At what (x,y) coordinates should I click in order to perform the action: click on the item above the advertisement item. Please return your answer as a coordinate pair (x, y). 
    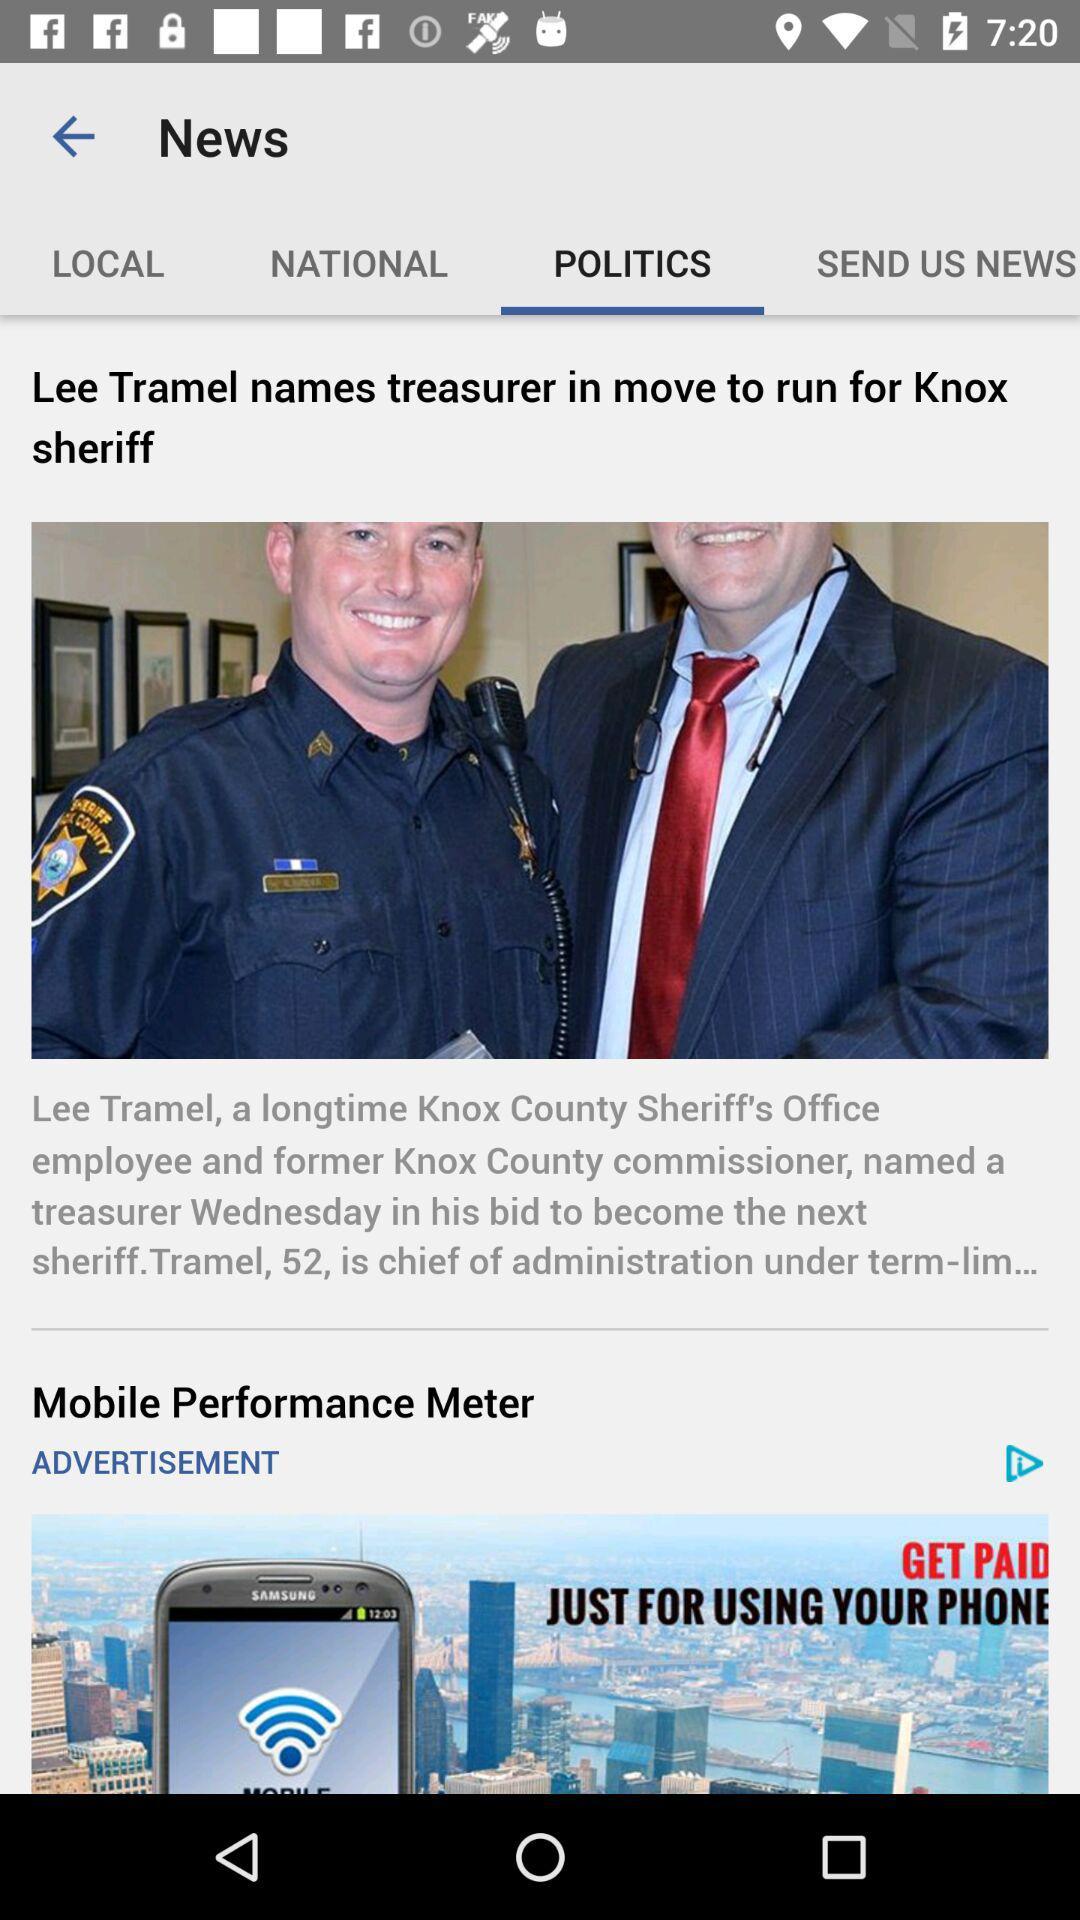
    Looking at the image, I should click on (540, 1400).